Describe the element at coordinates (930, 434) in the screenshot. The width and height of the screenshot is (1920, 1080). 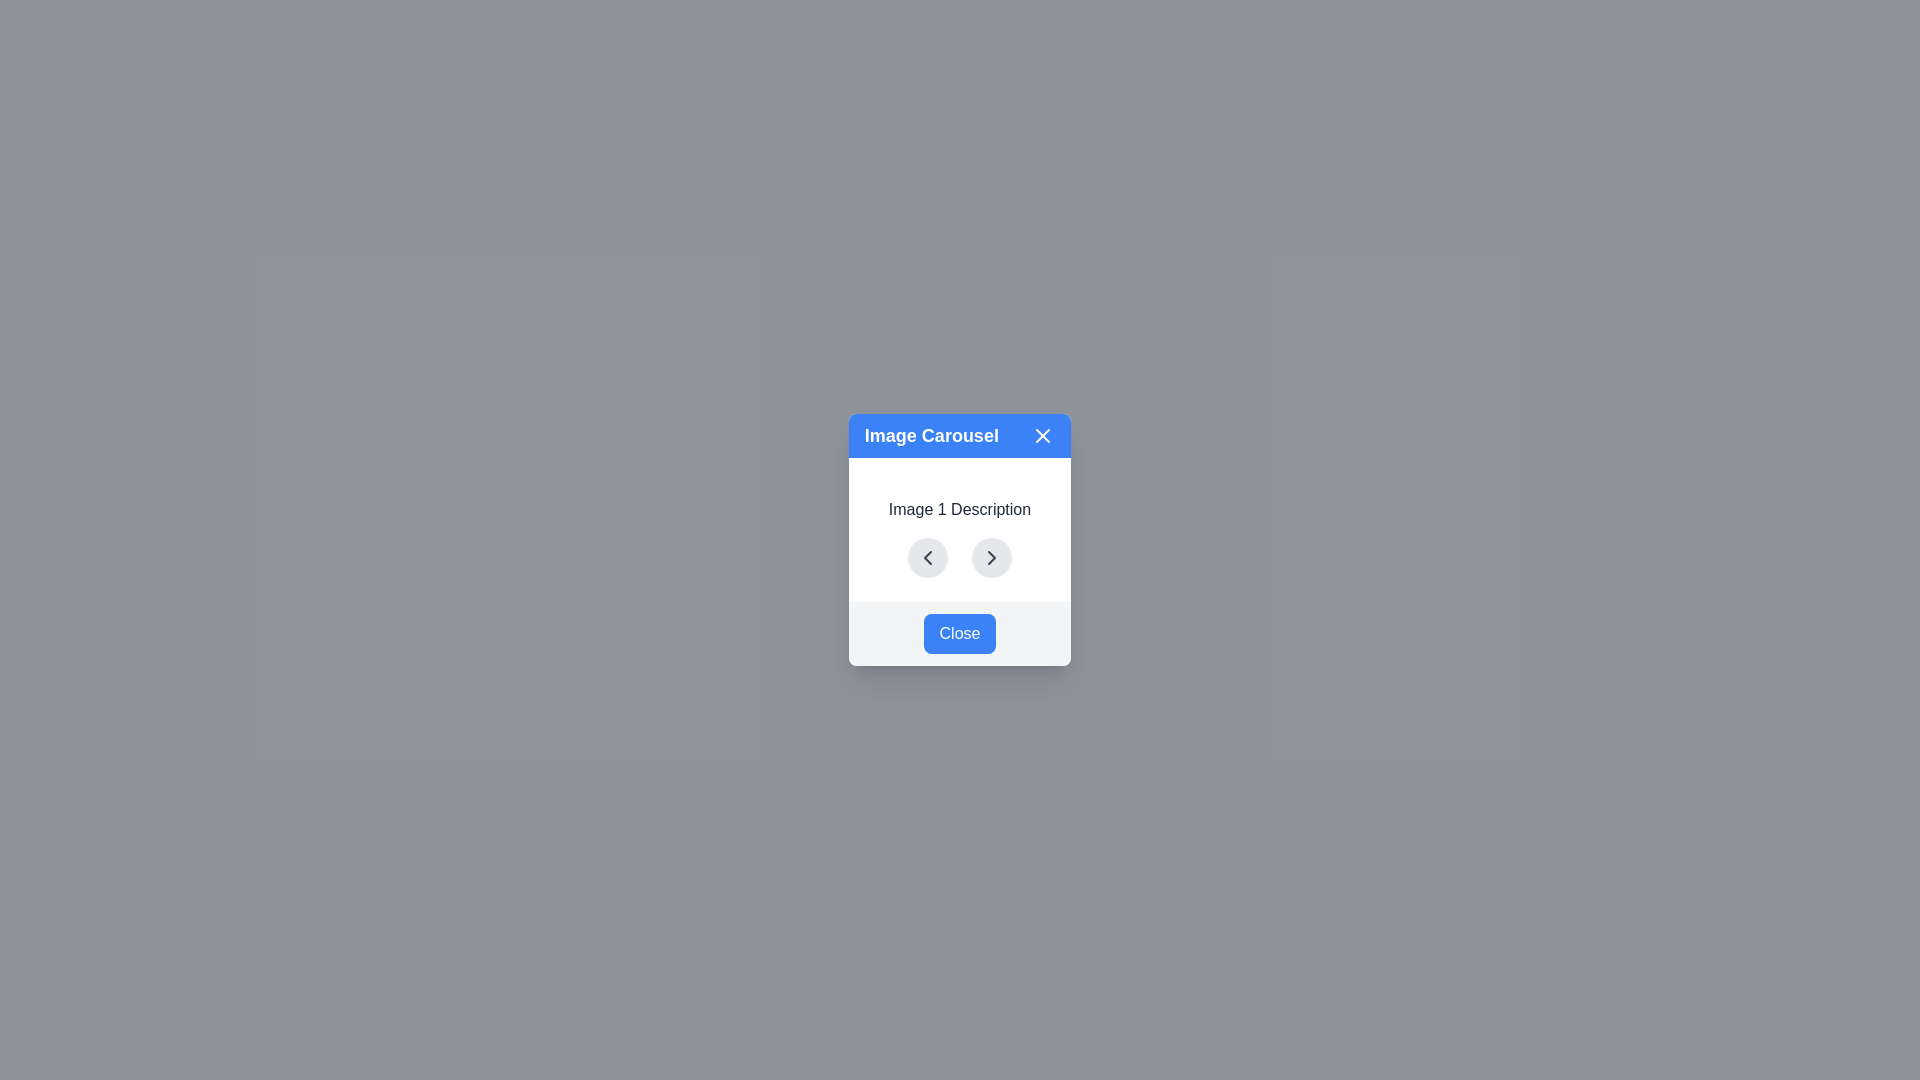
I see `the bold, white text label stating 'Image Carousel' at the top of the modal, which is prominently displayed on a blue background` at that location.